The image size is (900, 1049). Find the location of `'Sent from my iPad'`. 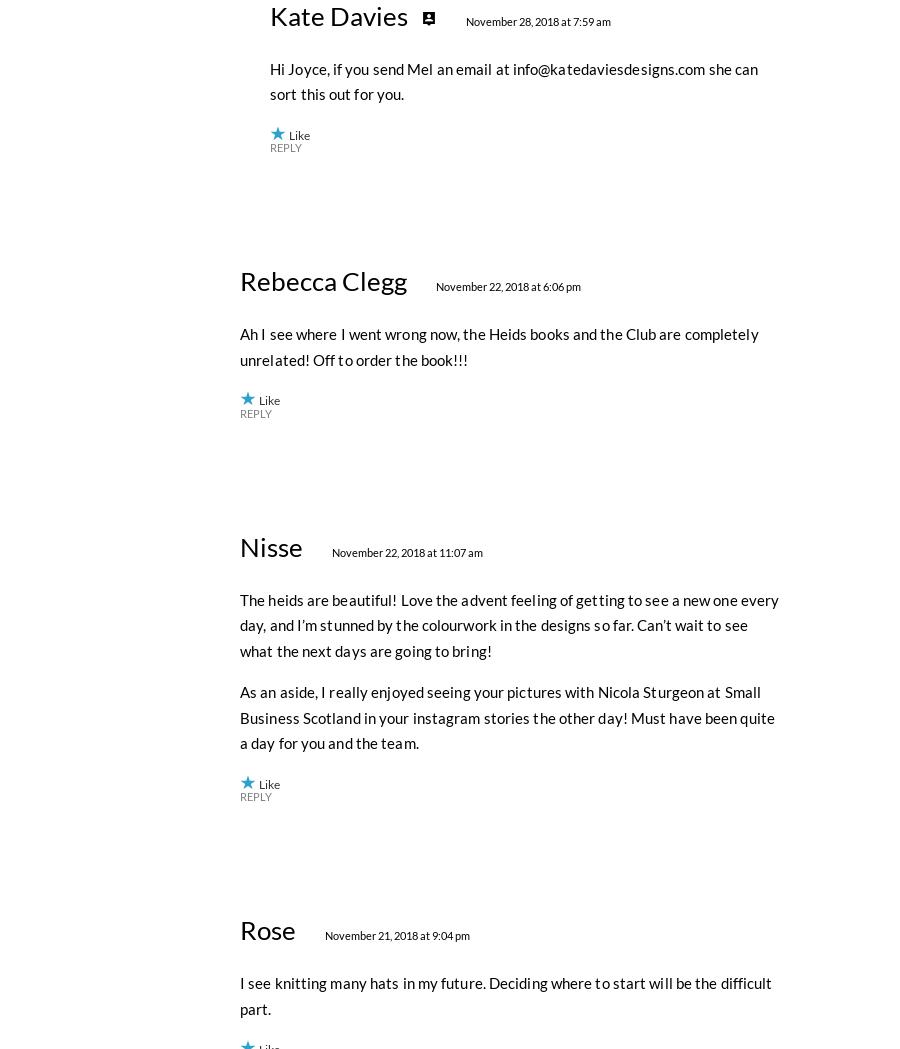

'Sent from my iPad' is located at coordinates (298, 225).